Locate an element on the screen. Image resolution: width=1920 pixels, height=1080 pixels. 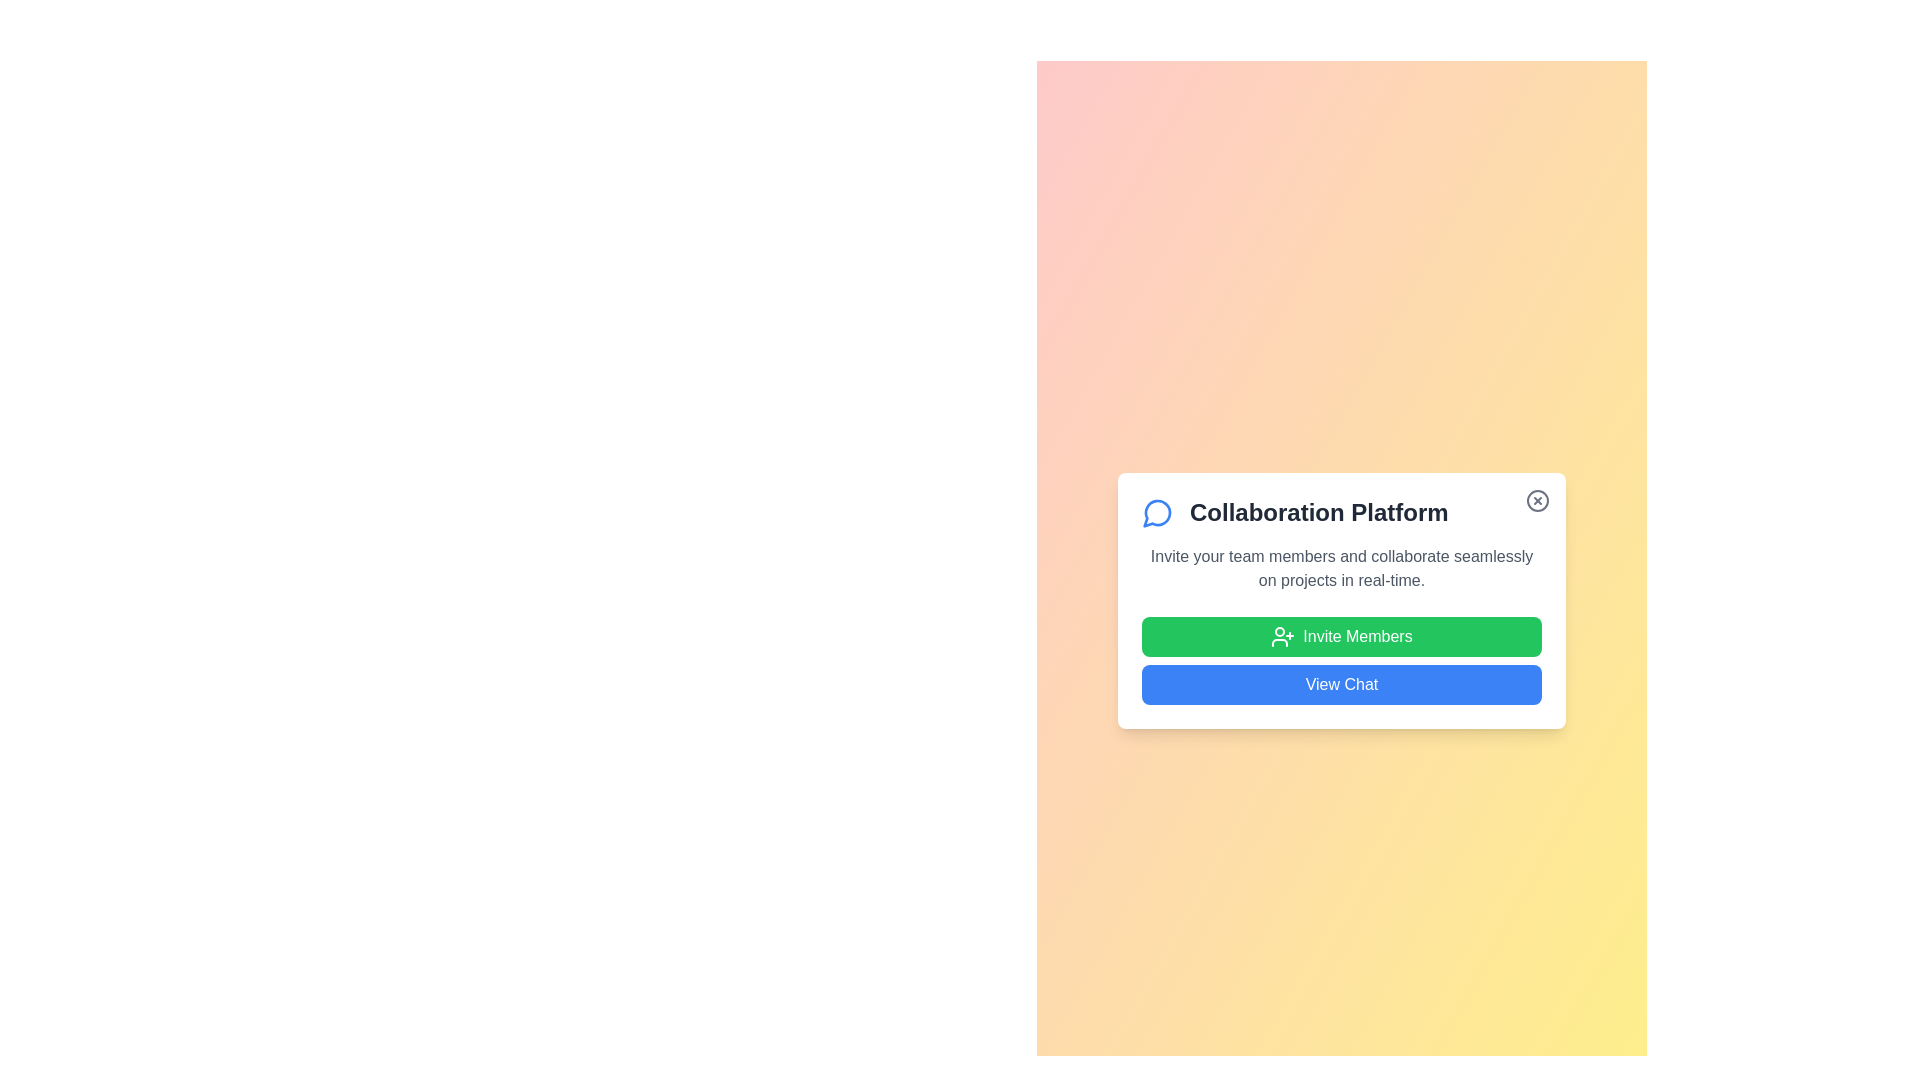
the 'View Chat' button to open the chat interface is located at coordinates (1342, 684).